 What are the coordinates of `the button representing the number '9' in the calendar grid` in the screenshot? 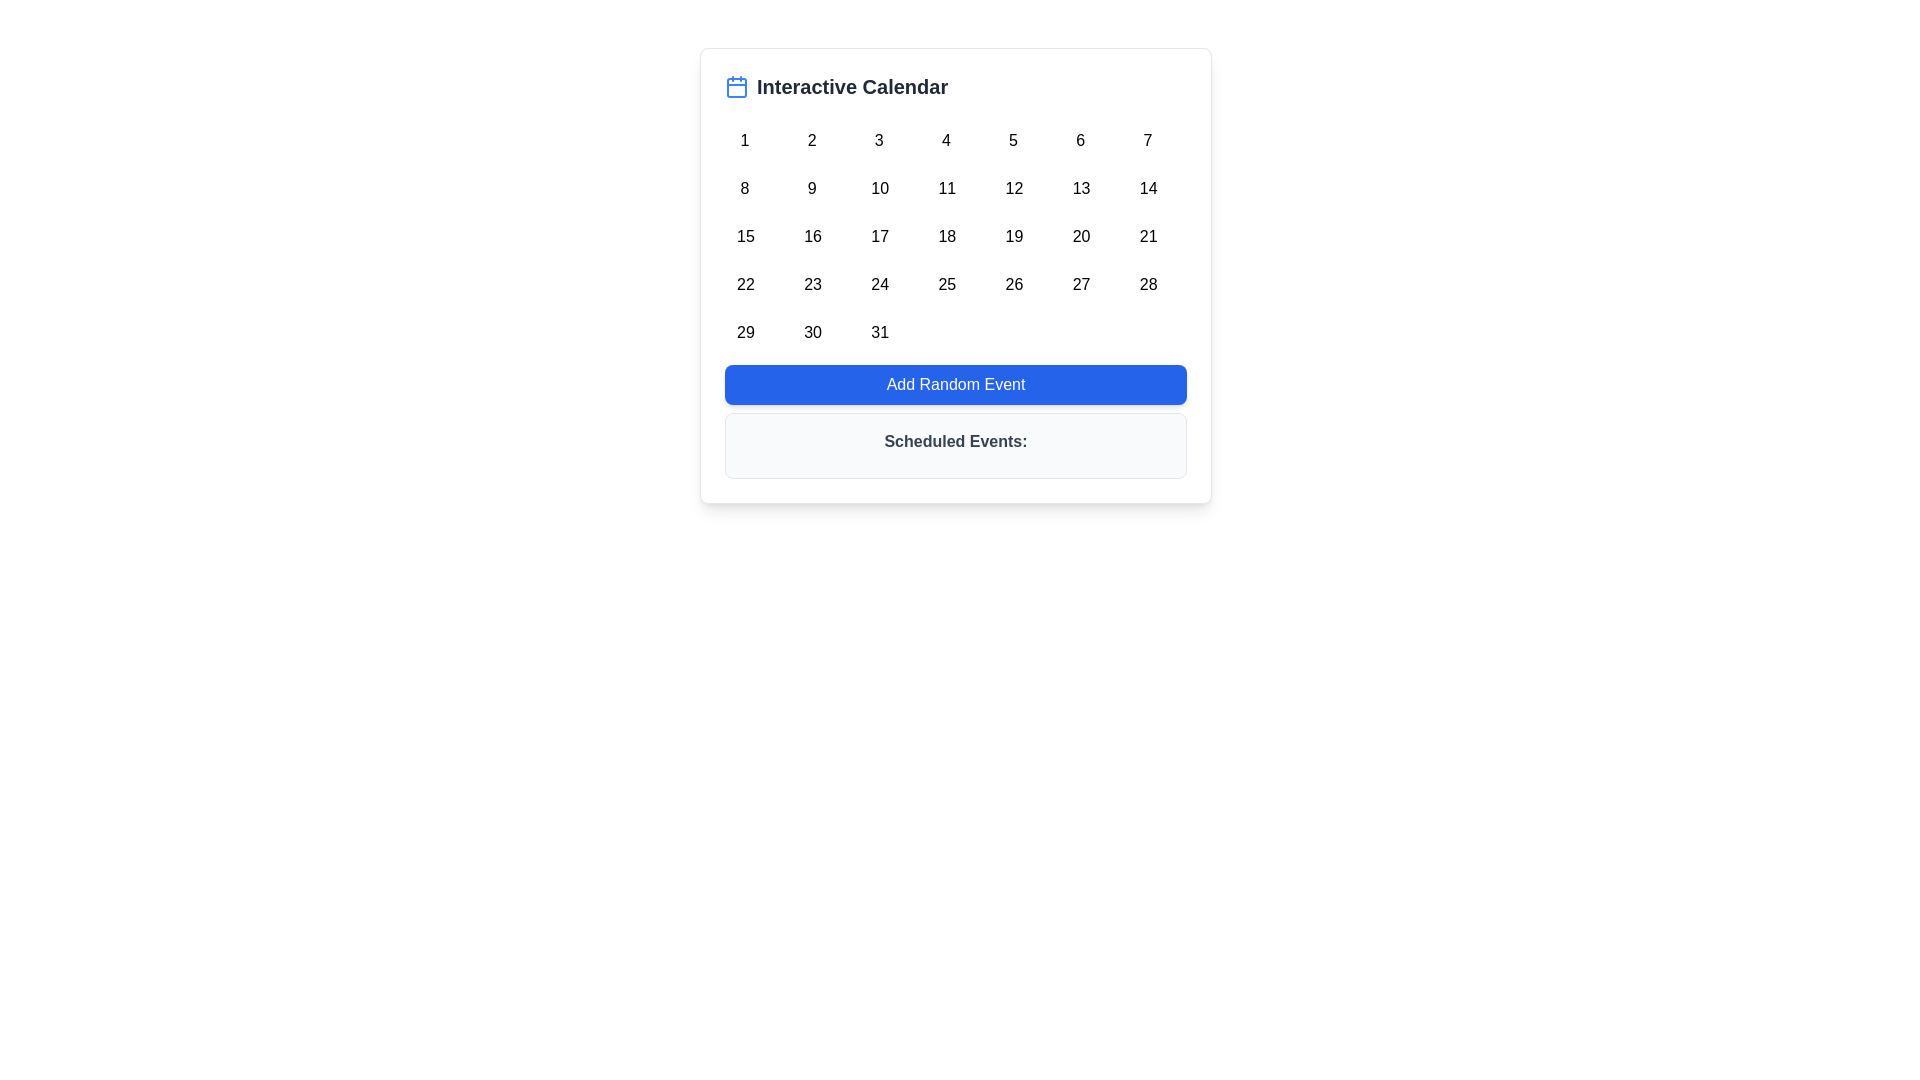 It's located at (811, 185).